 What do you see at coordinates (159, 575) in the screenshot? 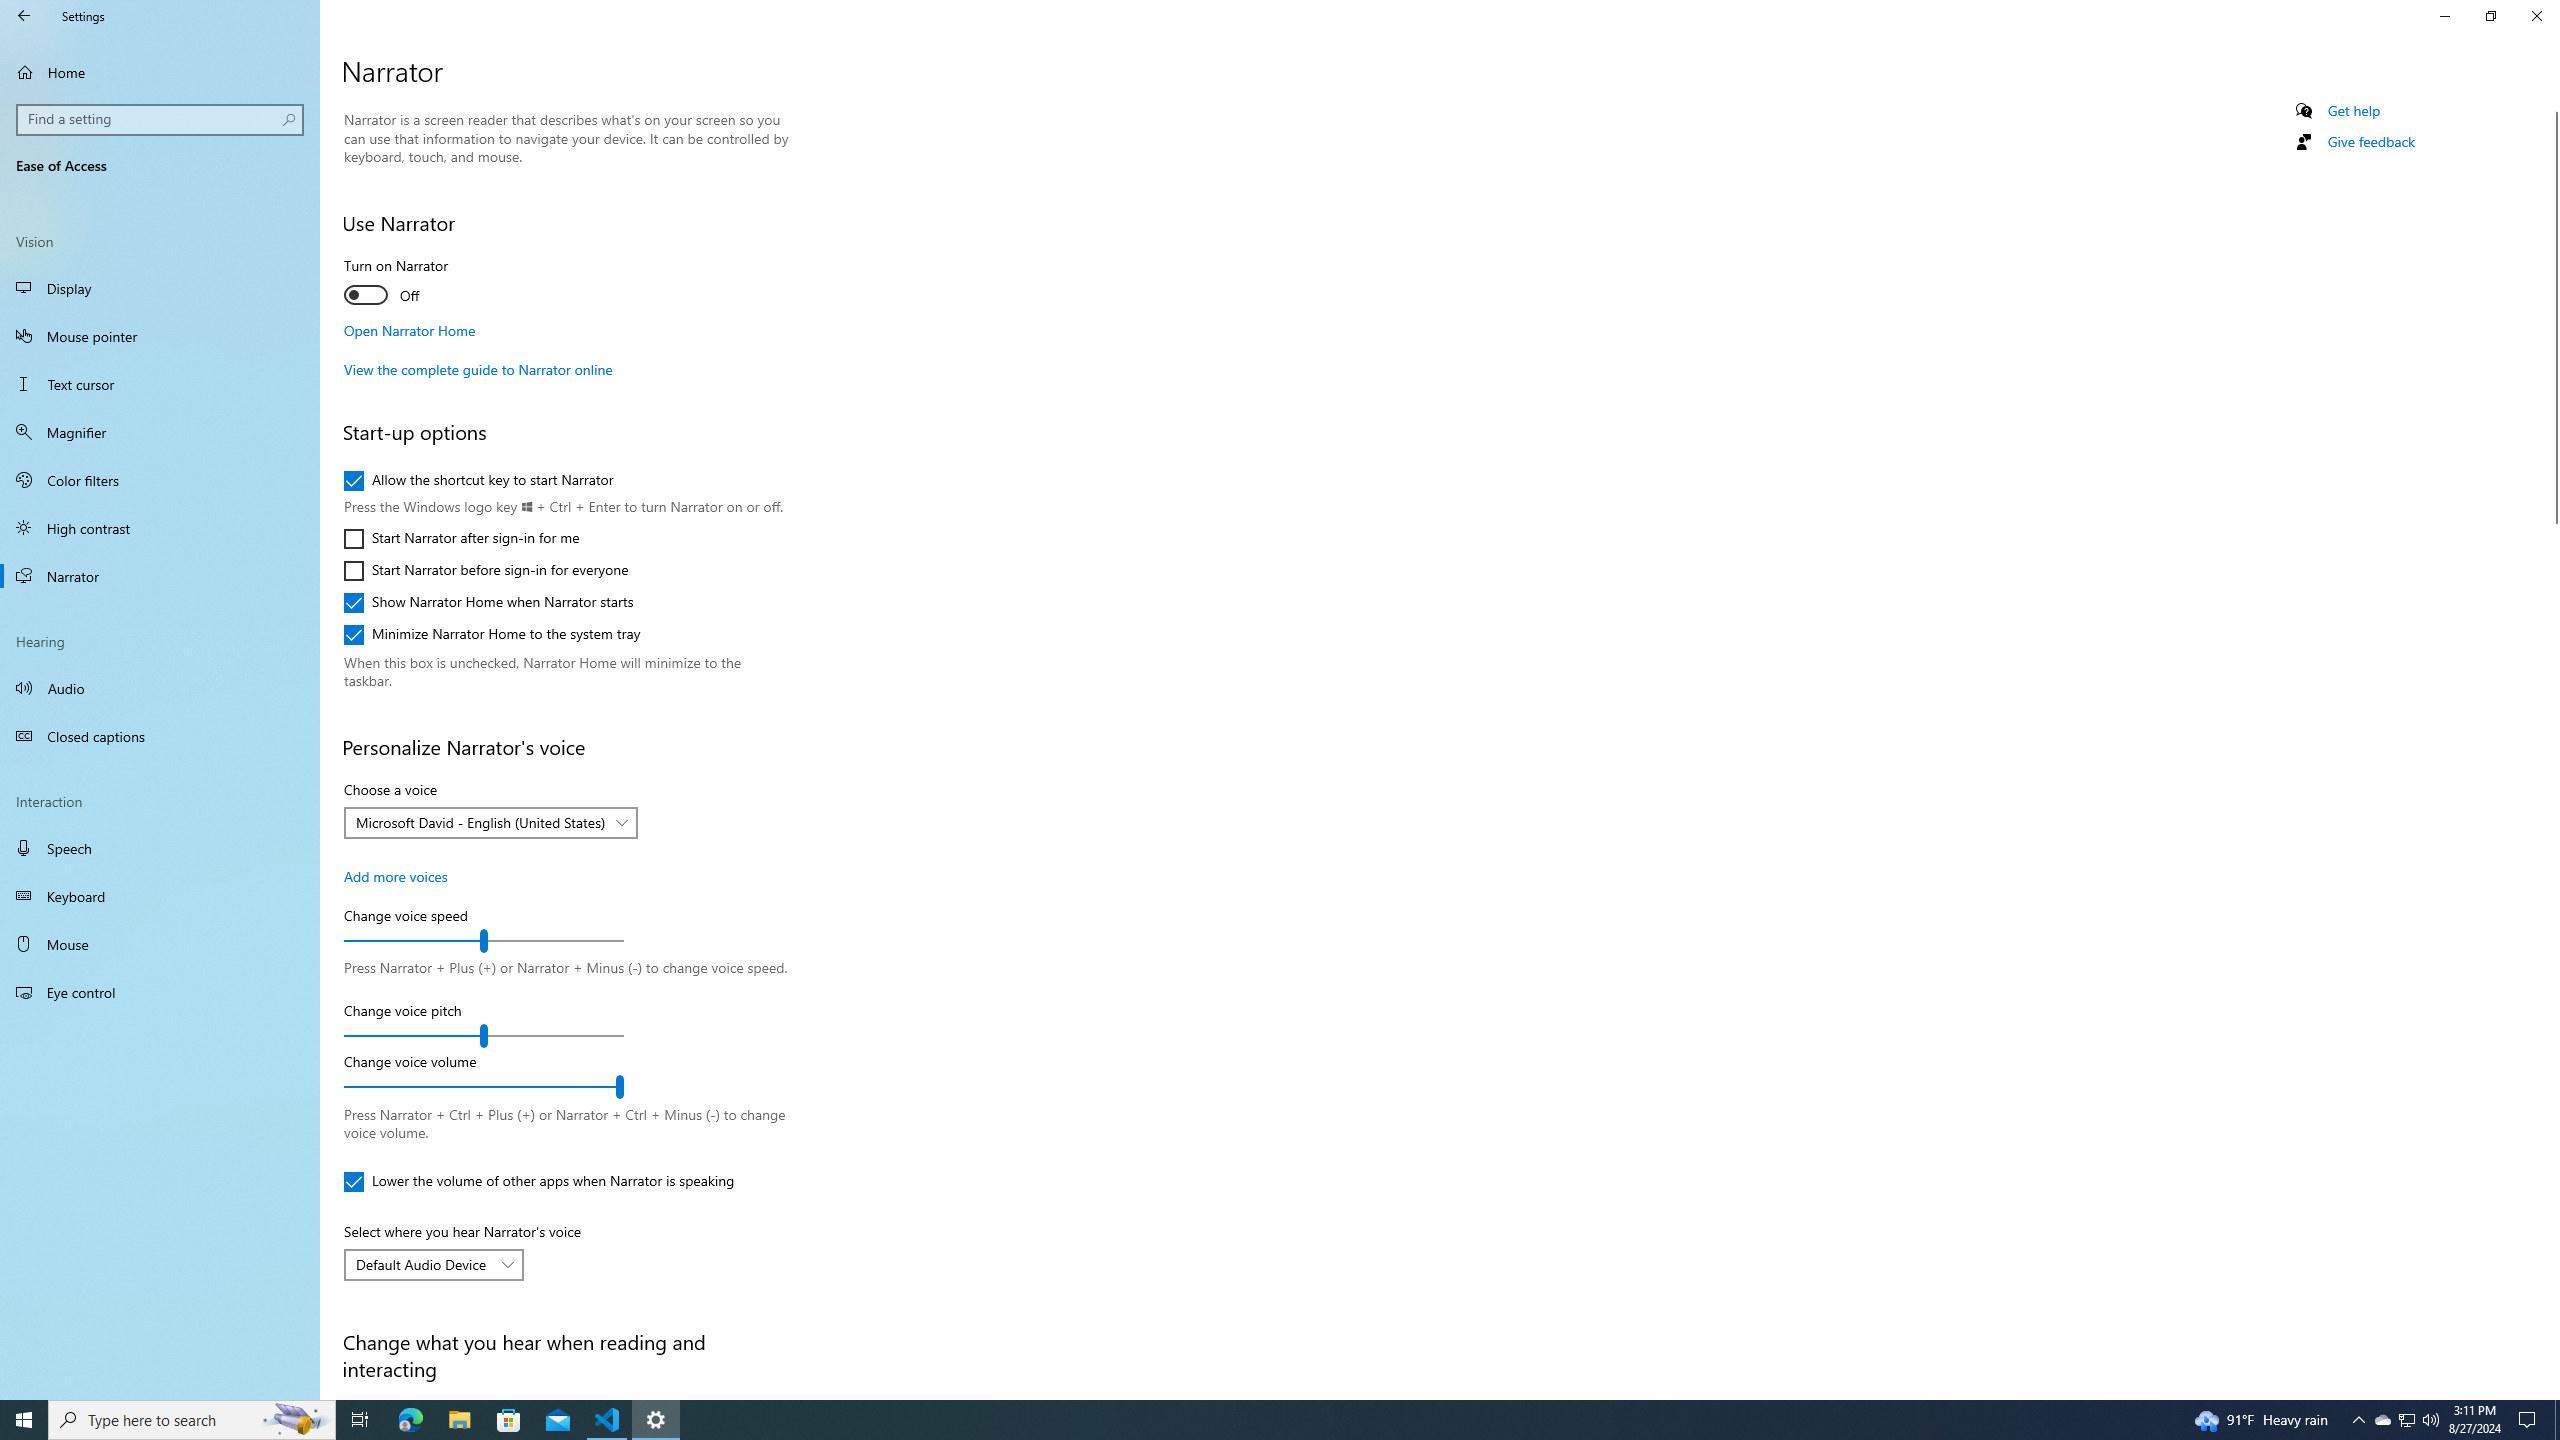
I see `'Narrator'` at bounding box center [159, 575].